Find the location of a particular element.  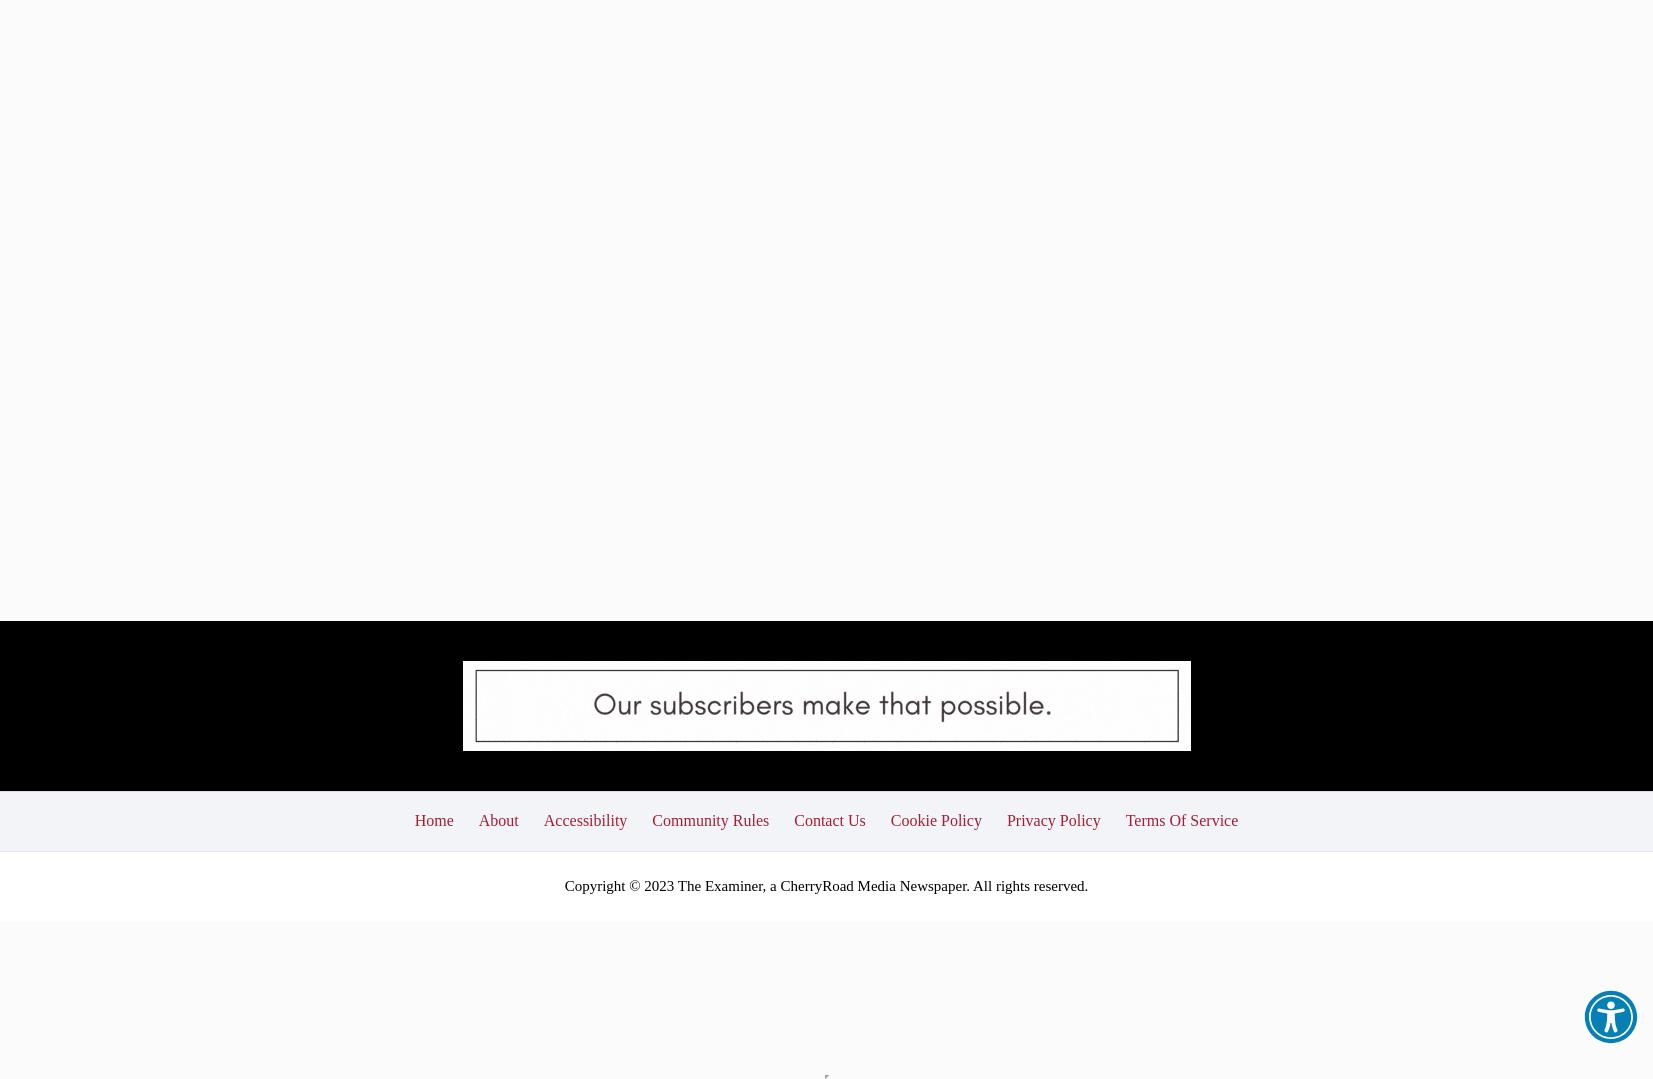

'Accessibility' is located at coordinates (583, 680).